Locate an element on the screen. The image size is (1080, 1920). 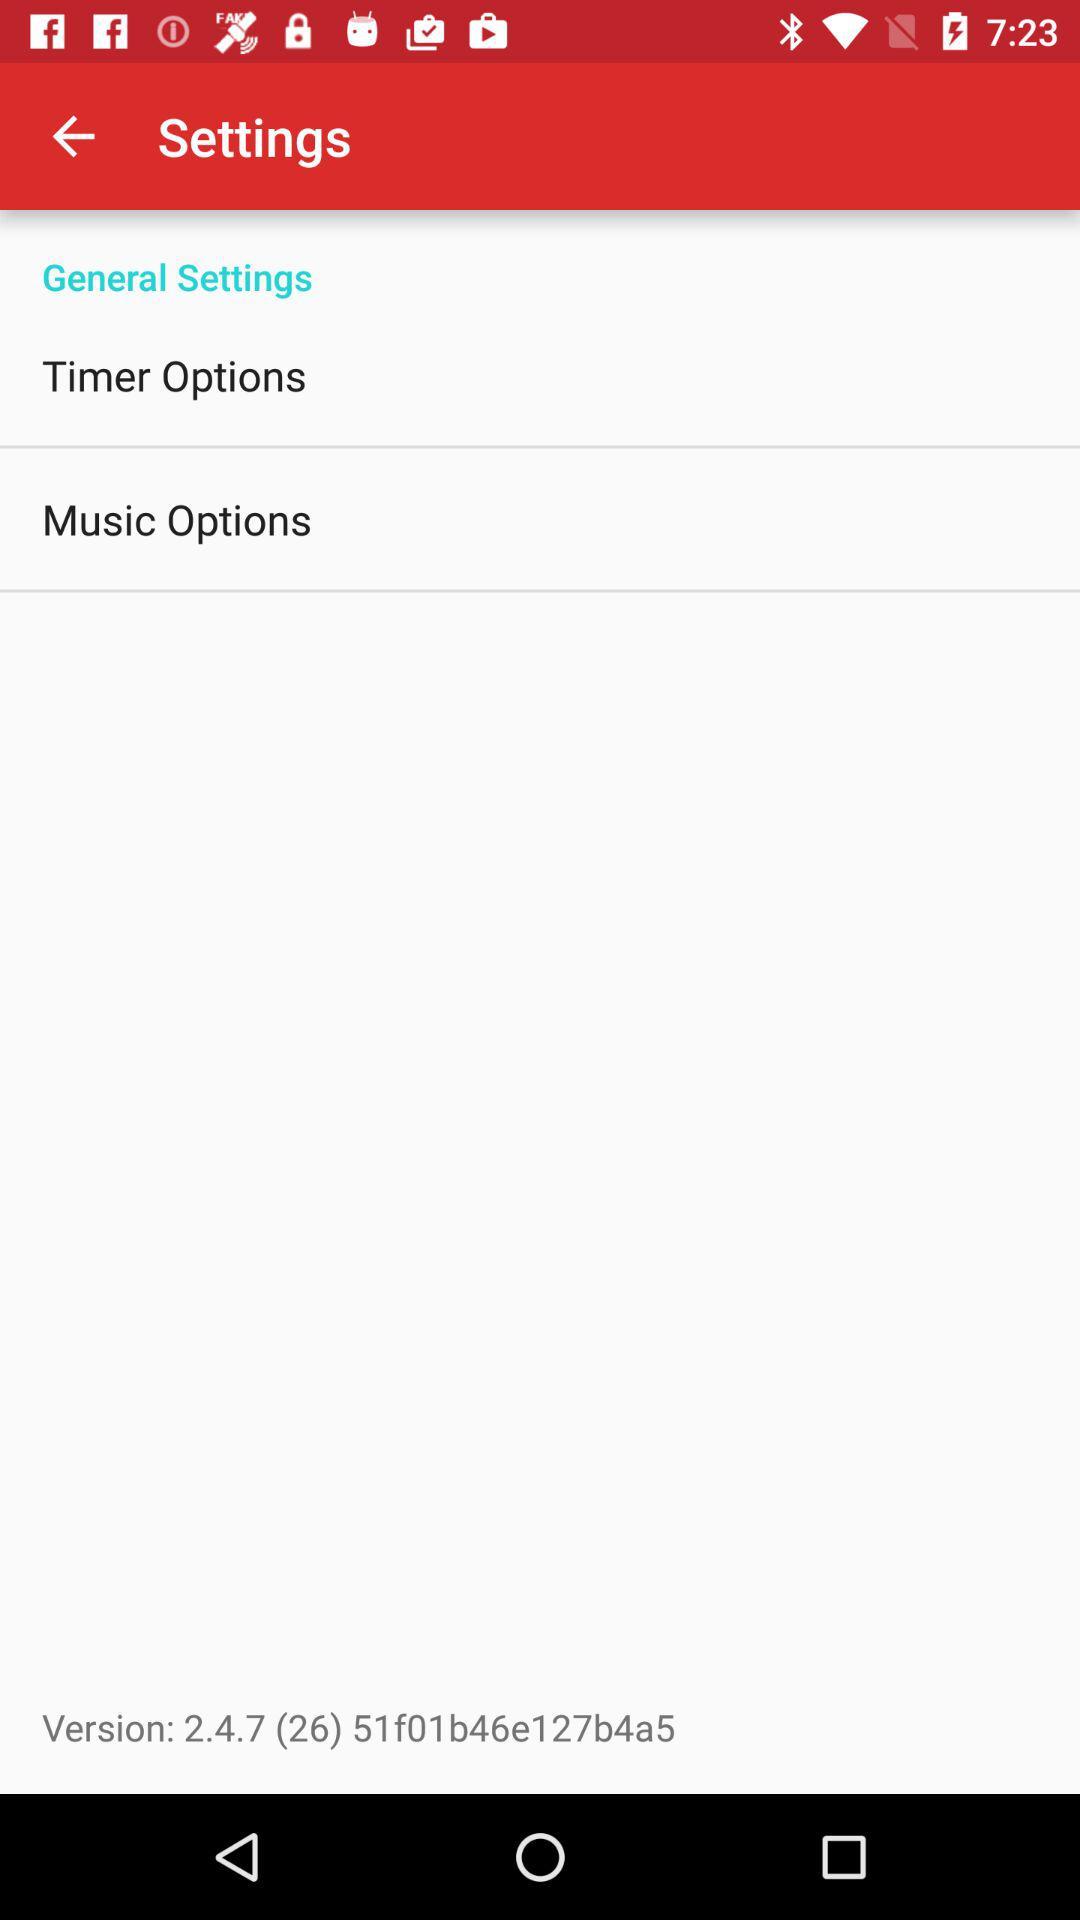
app next to settings is located at coordinates (72, 135).